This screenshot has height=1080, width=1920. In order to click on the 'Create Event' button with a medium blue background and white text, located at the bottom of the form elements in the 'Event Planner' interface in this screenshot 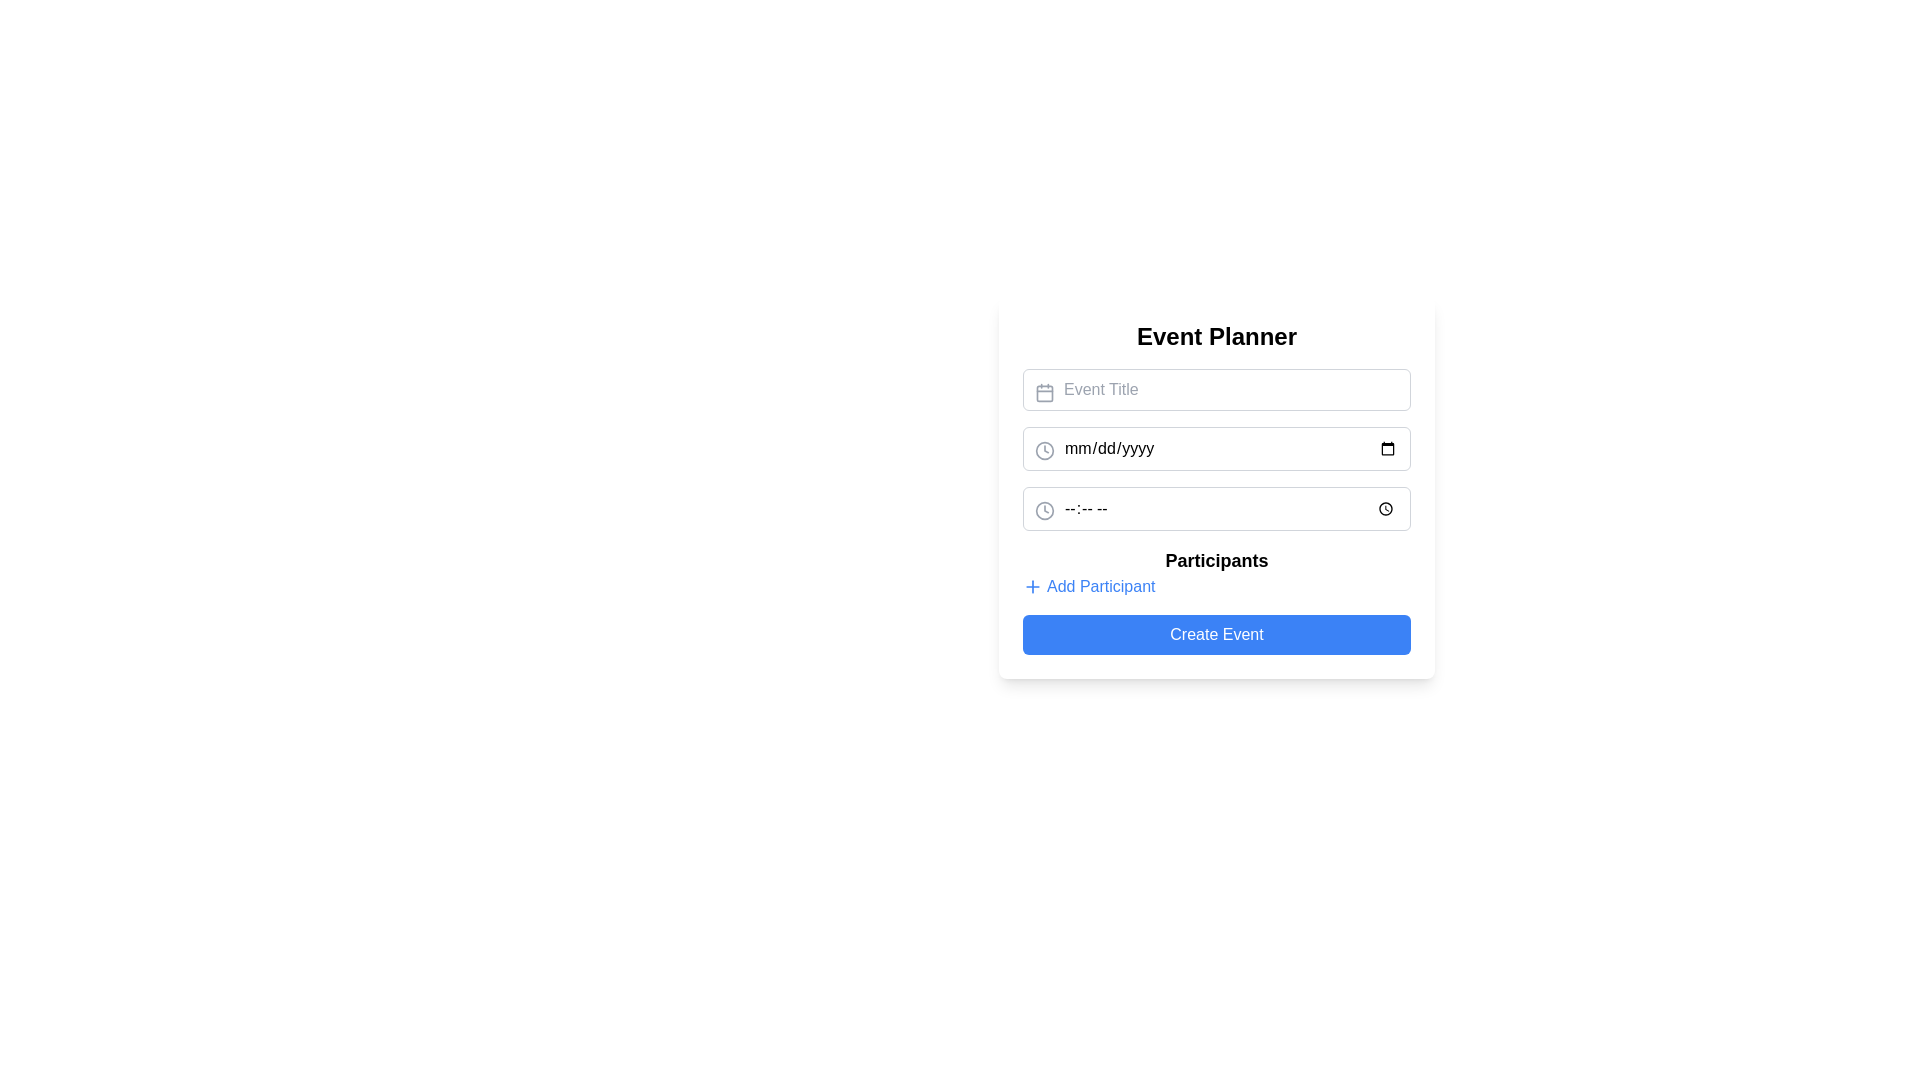, I will do `click(1216, 635)`.